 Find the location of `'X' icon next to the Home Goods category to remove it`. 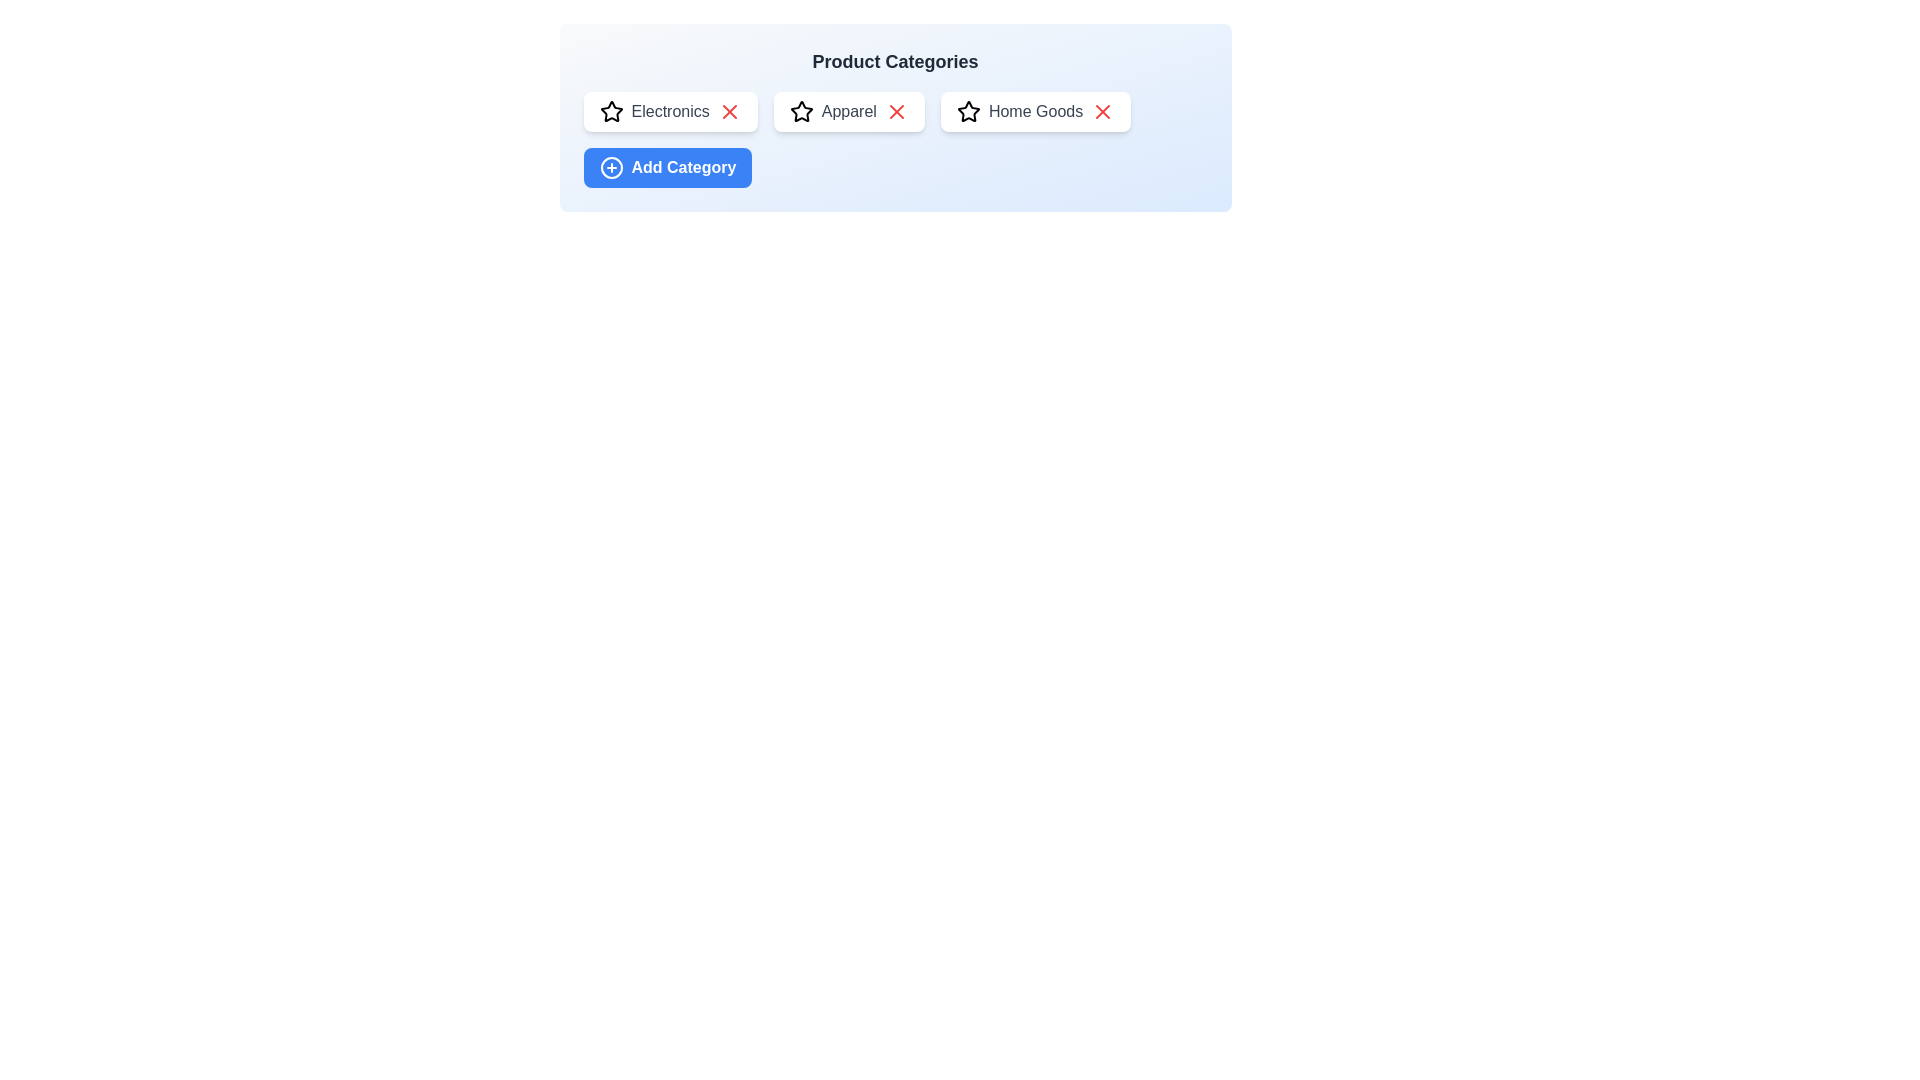

'X' icon next to the Home Goods category to remove it is located at coordinates (1102, 111).